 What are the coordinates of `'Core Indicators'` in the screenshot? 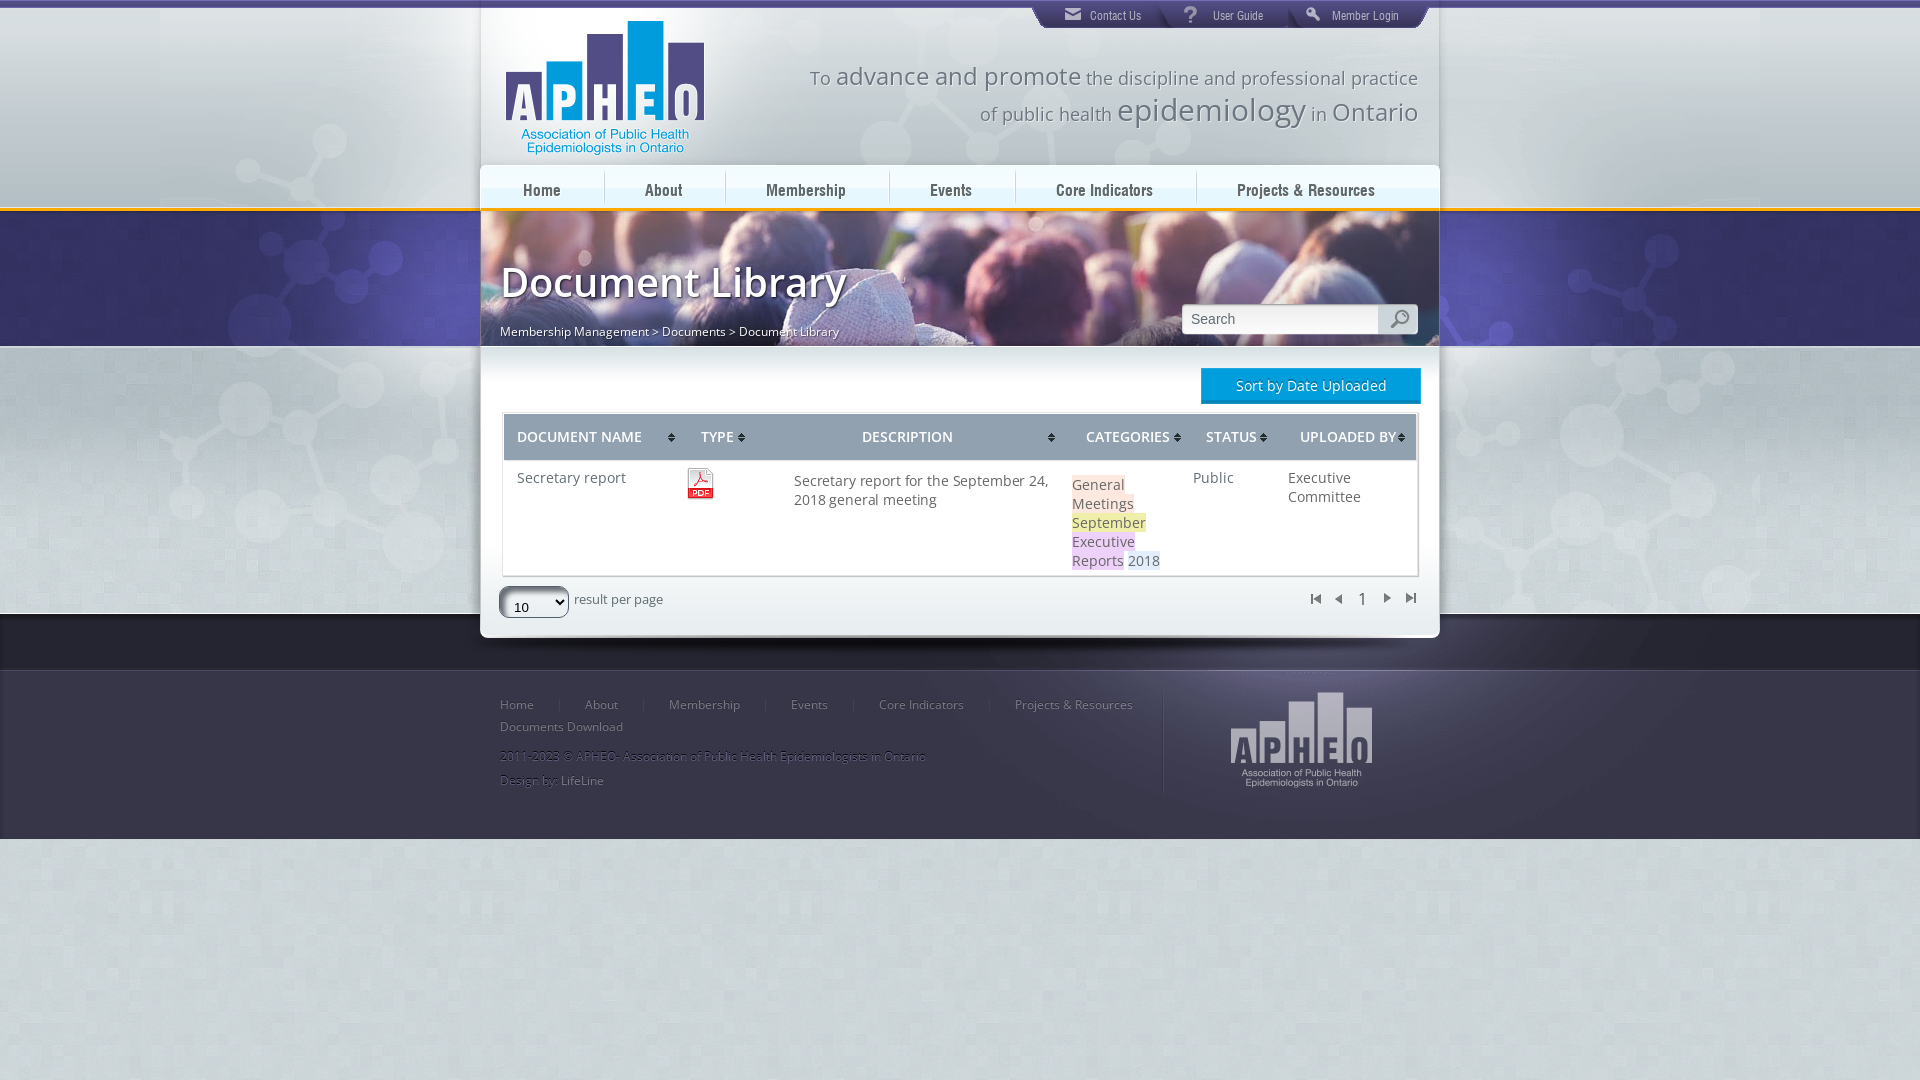 It's located at (1103, 186).